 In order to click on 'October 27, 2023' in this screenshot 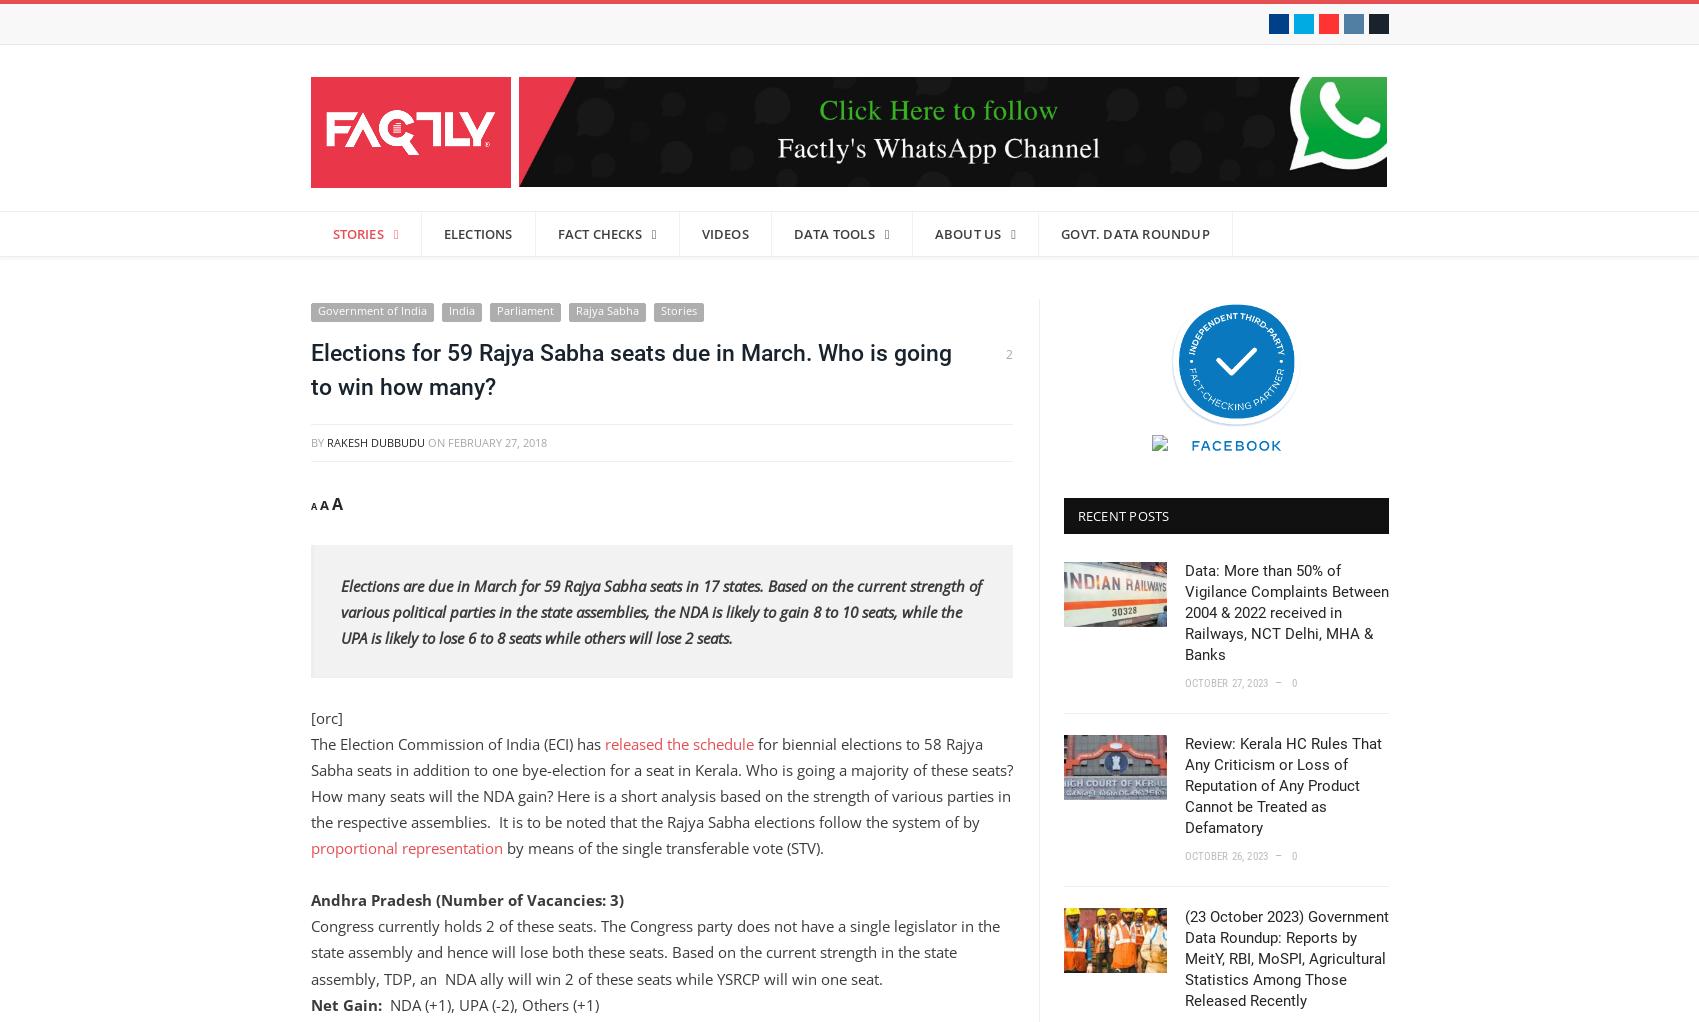, I will do `click(1225, 682)`.